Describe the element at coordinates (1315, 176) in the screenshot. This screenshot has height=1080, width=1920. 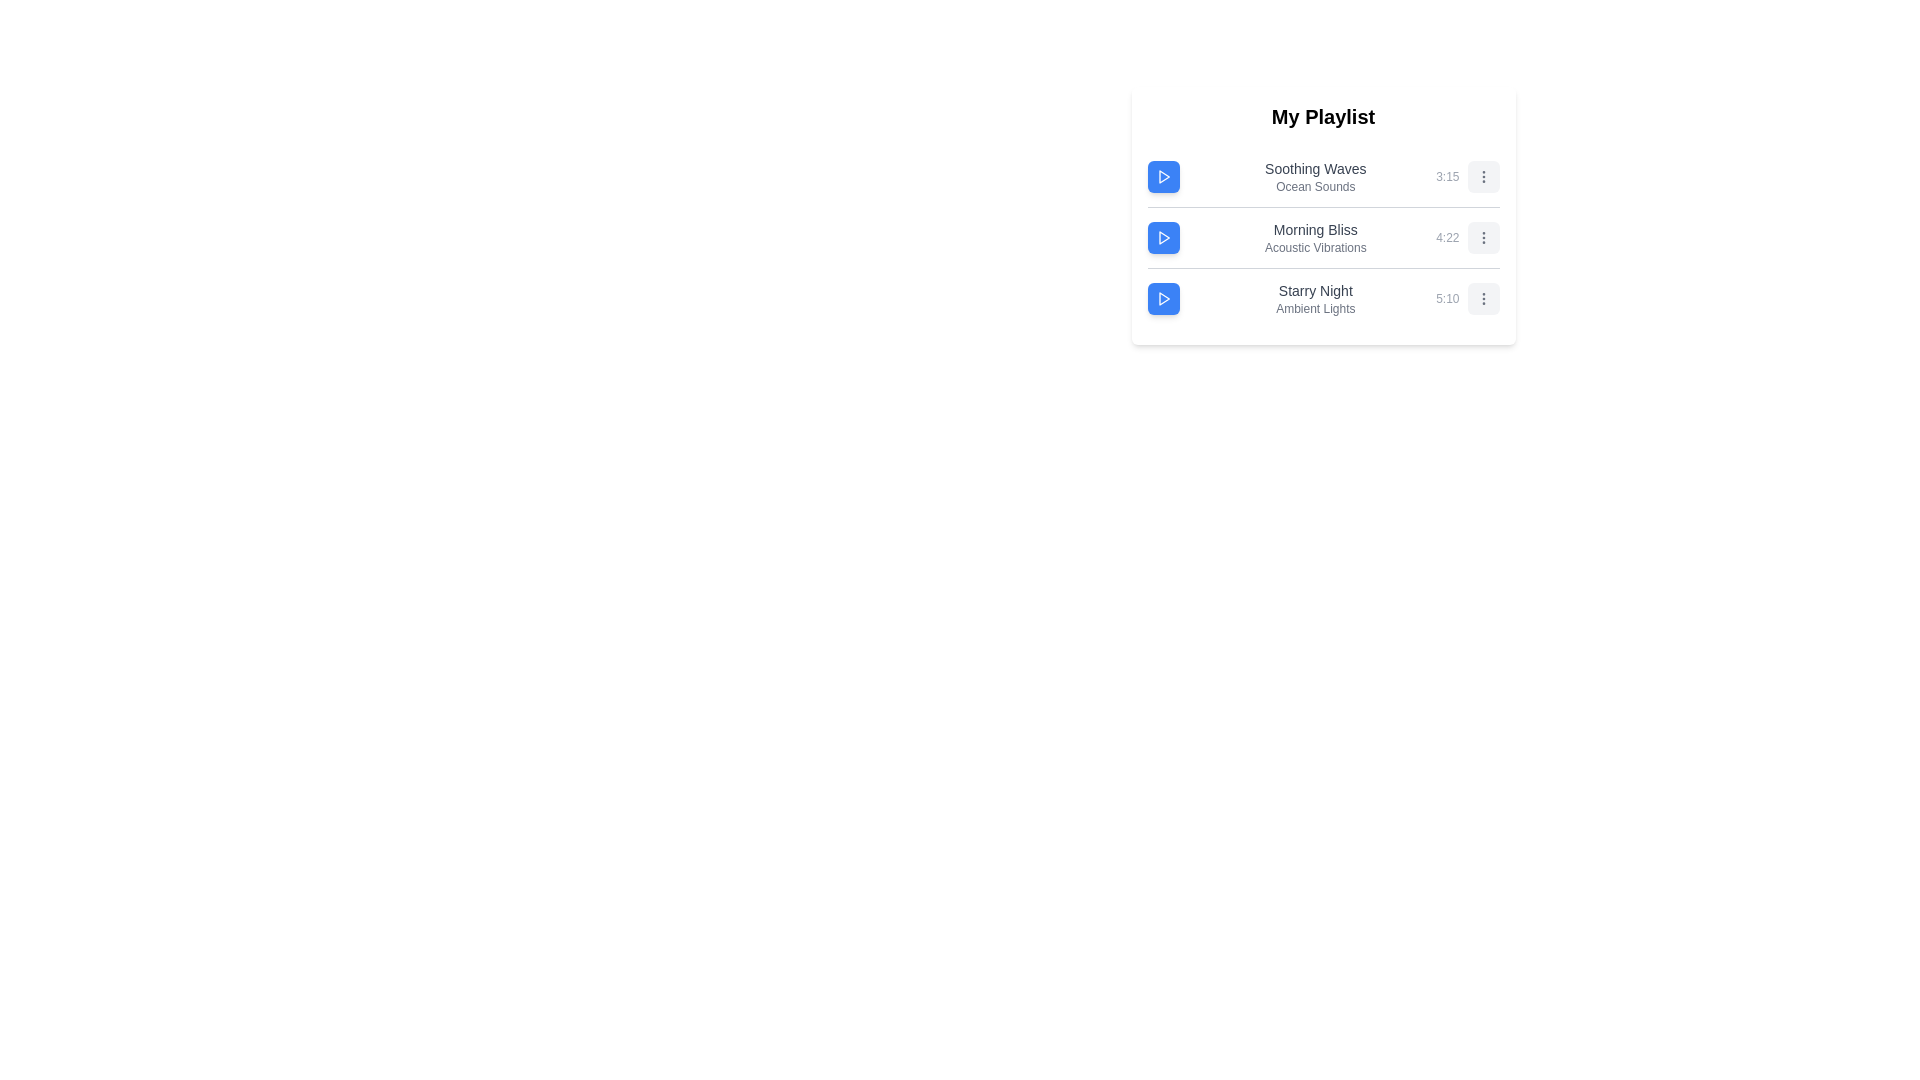
I see `text content of the Text Label displaying 'Soothing Waves' and 'Ocean Sounds', which is centrally aligned and located in the second row of the playlist interface` at that location.